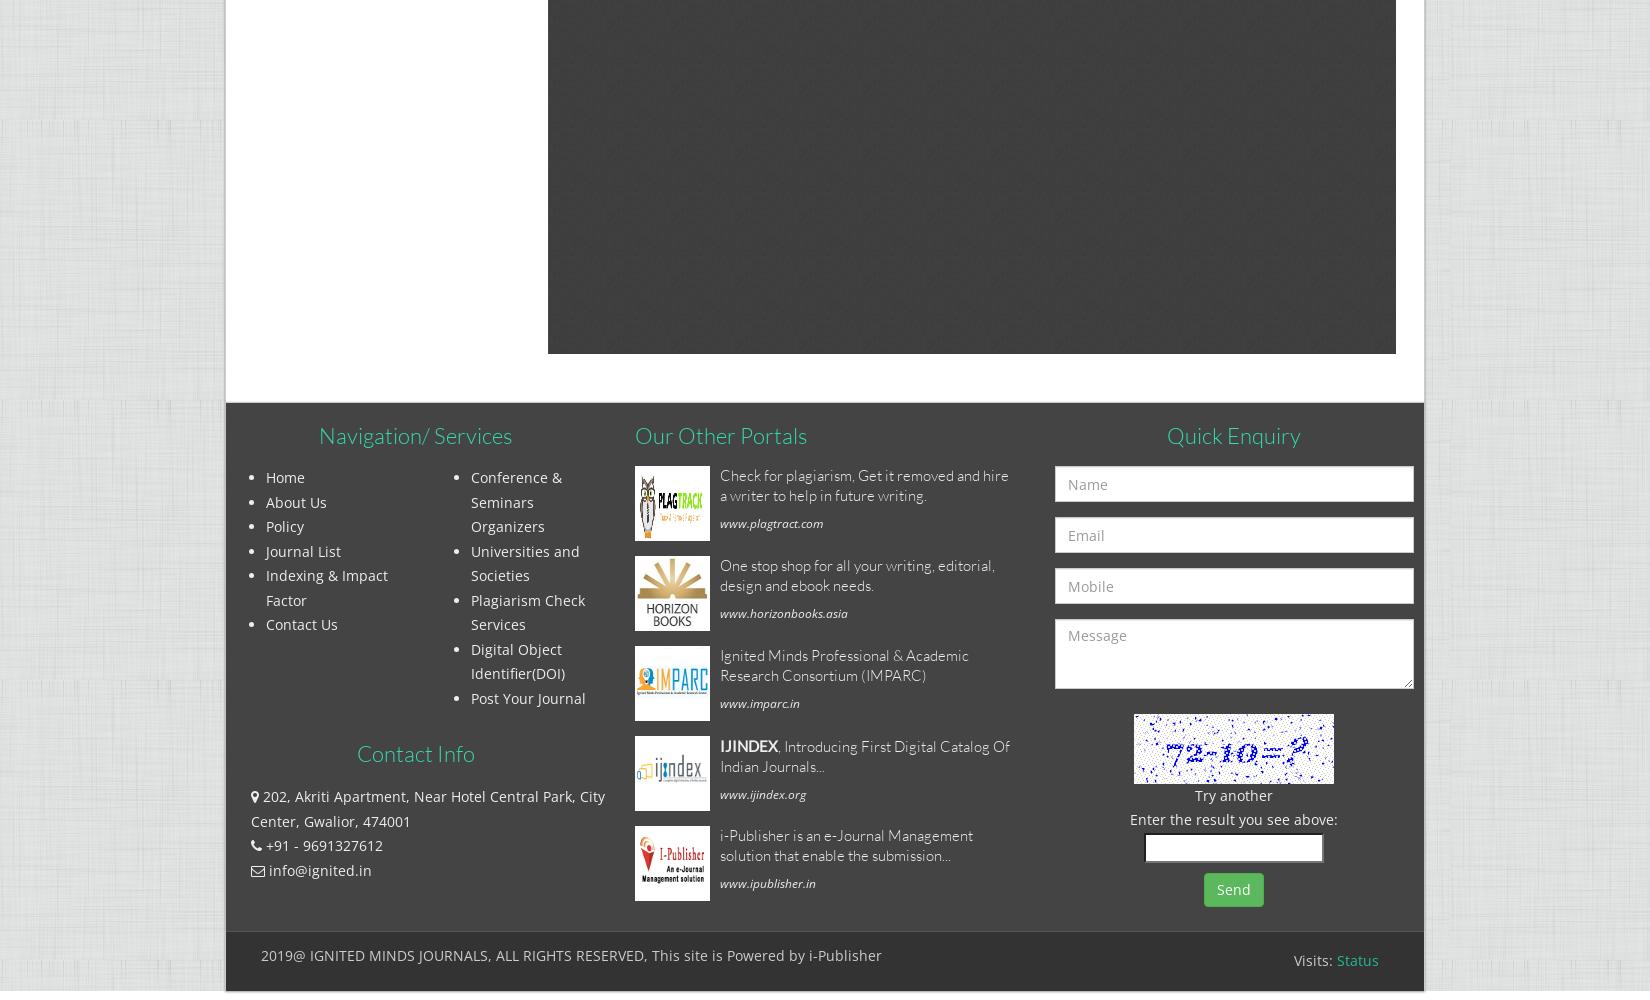 The height and width of the screenshot is (1000, 1650). I want to click on 'Contact Us', so click(301, 623).